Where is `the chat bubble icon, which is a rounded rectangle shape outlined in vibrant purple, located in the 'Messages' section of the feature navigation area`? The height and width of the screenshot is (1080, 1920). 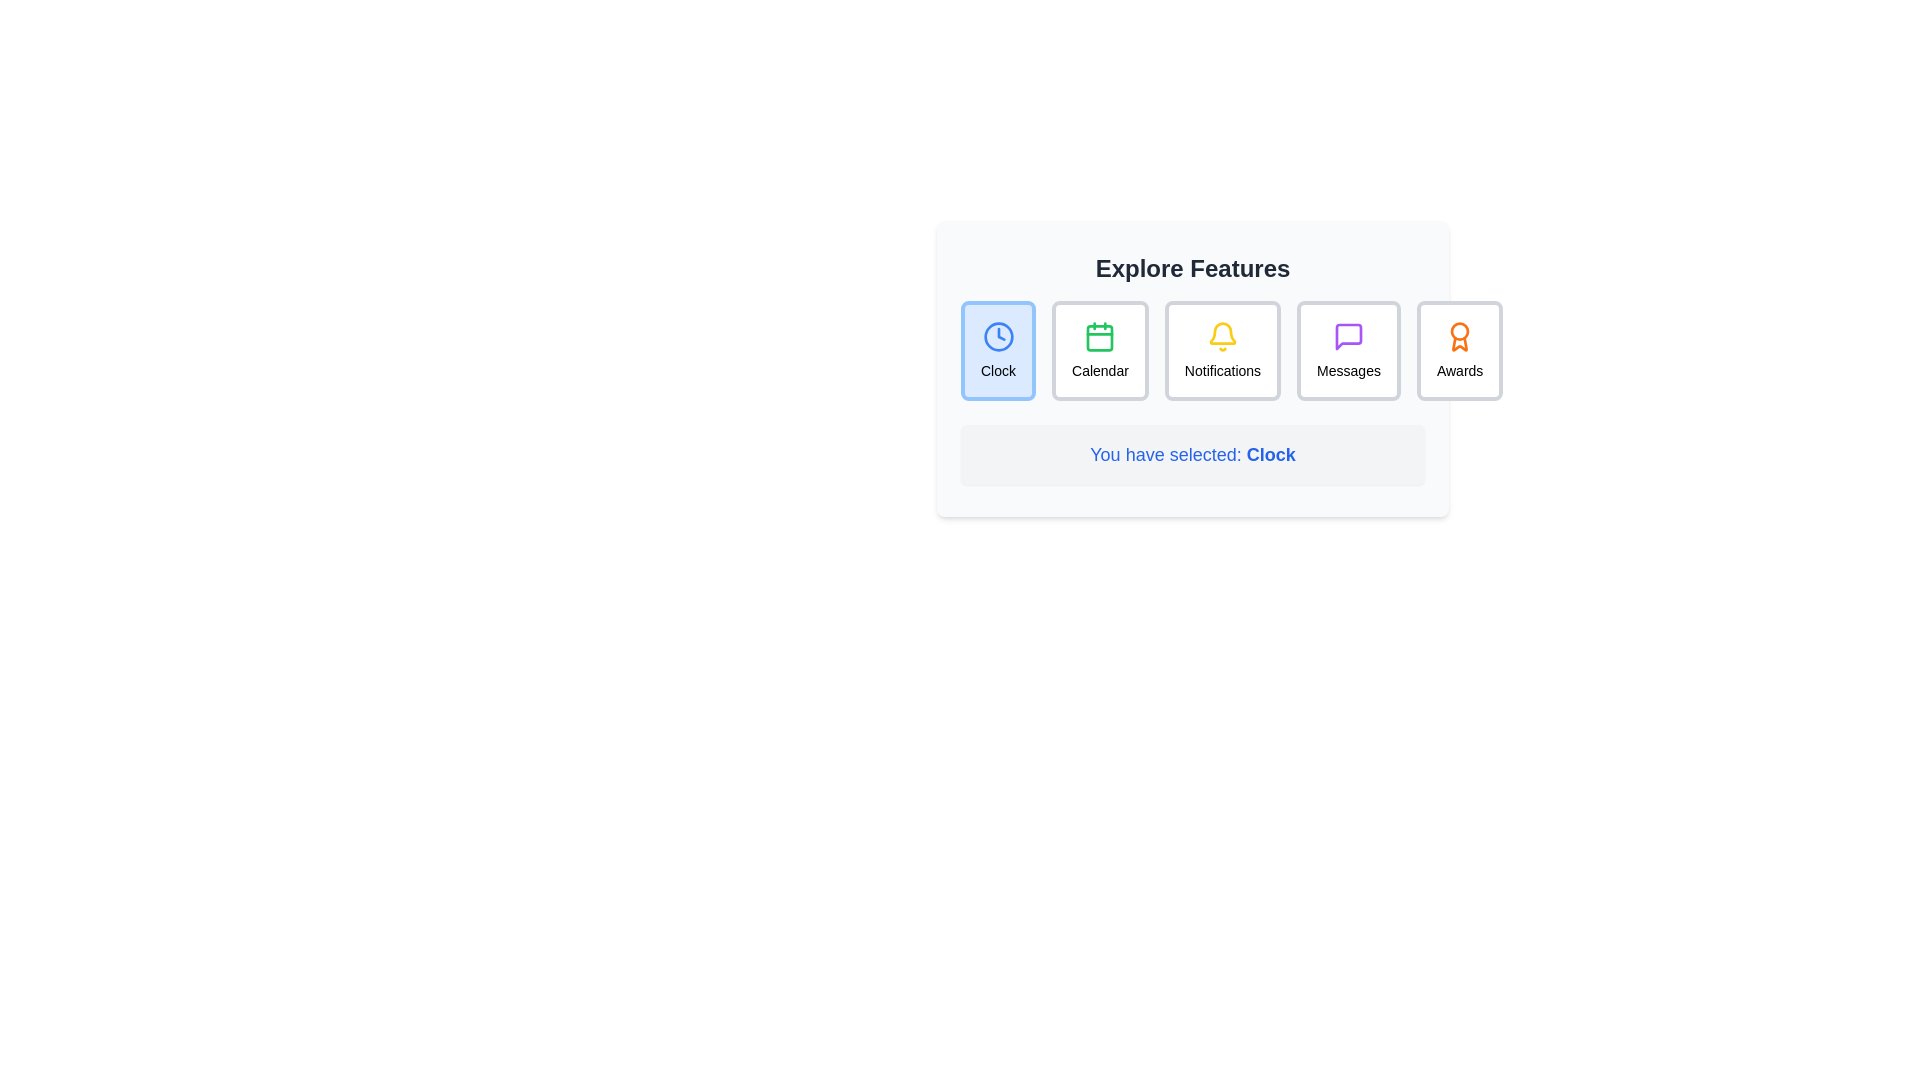
the chat bubble icon, which is a rounded rectangle shape outlined in vibrant purple, located in the 'Messages' section of the feature navigation area is located at coordinates (1348, 335).